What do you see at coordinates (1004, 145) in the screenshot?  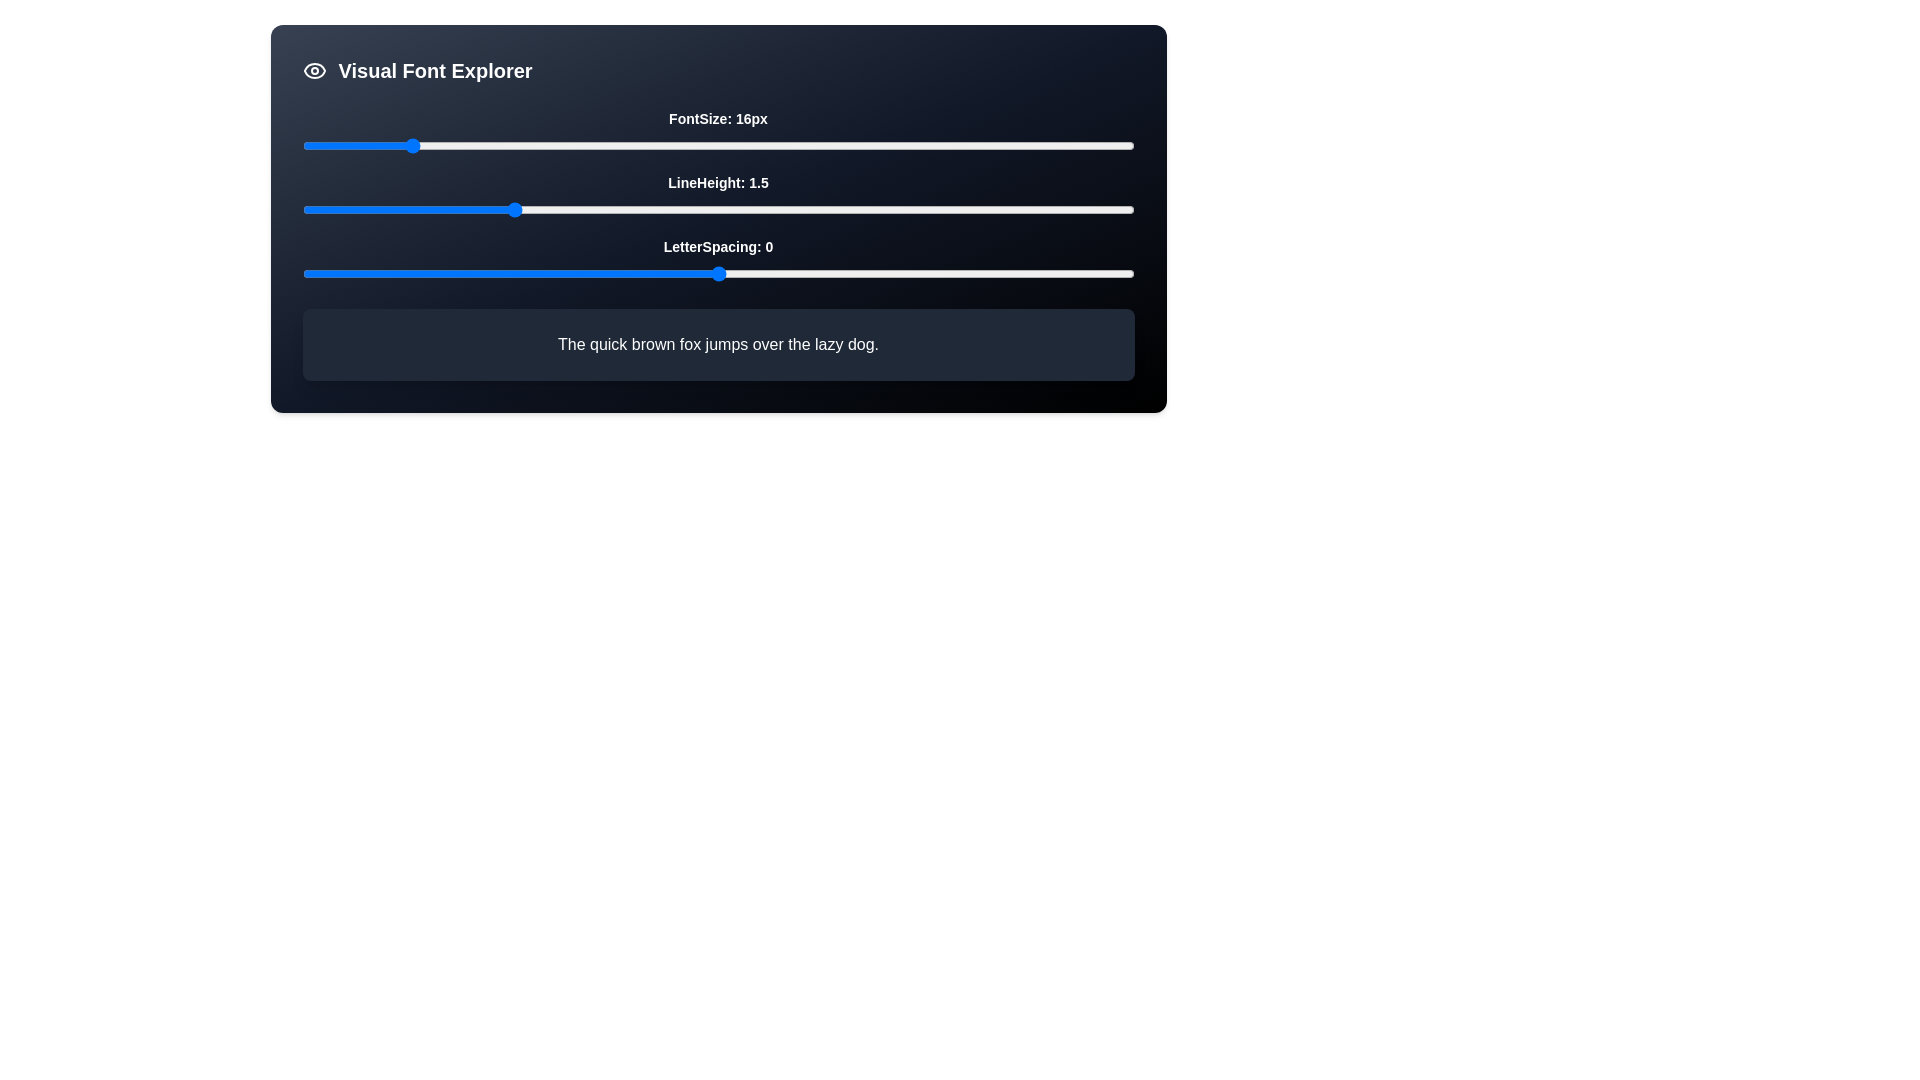 I see `the font size slider to 62 pixels` at bounding box center [1004, 145].